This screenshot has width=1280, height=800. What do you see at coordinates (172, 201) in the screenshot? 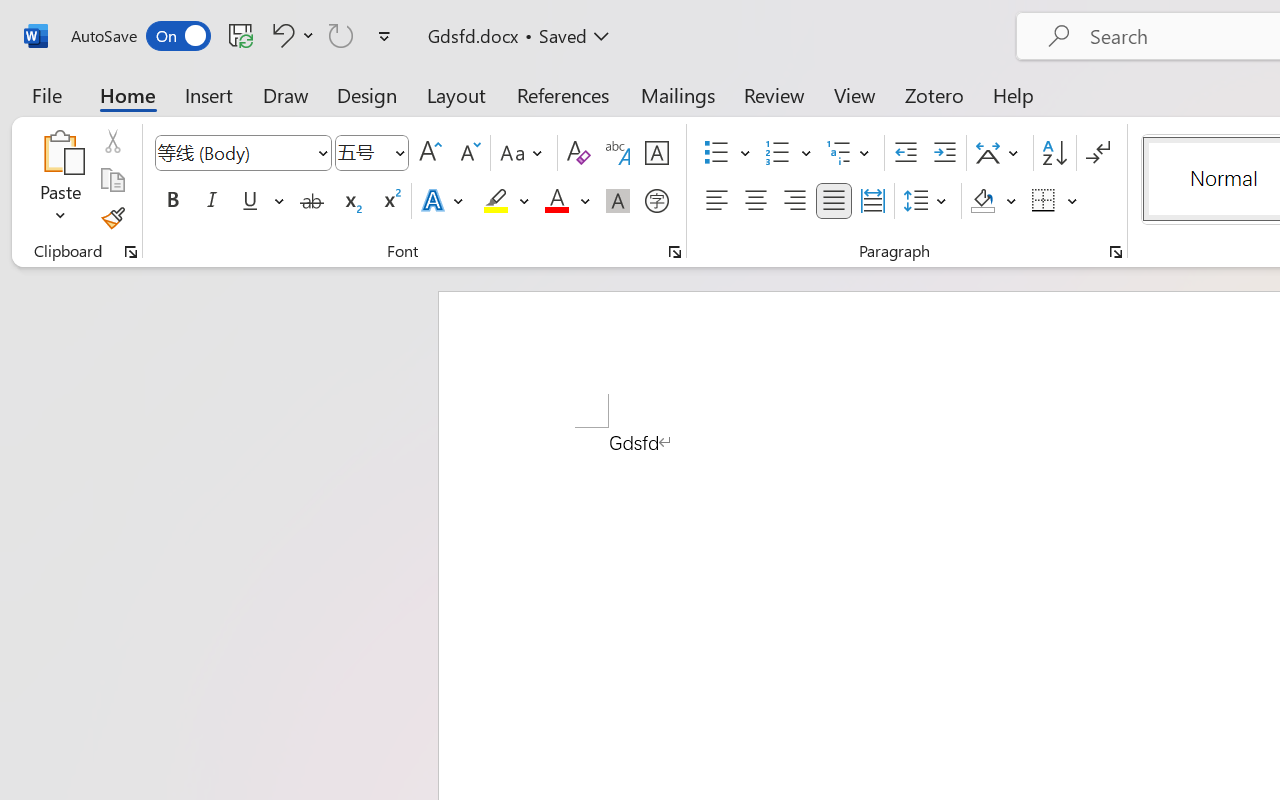
I see `'Bold'` at bounding box center [172, 201].